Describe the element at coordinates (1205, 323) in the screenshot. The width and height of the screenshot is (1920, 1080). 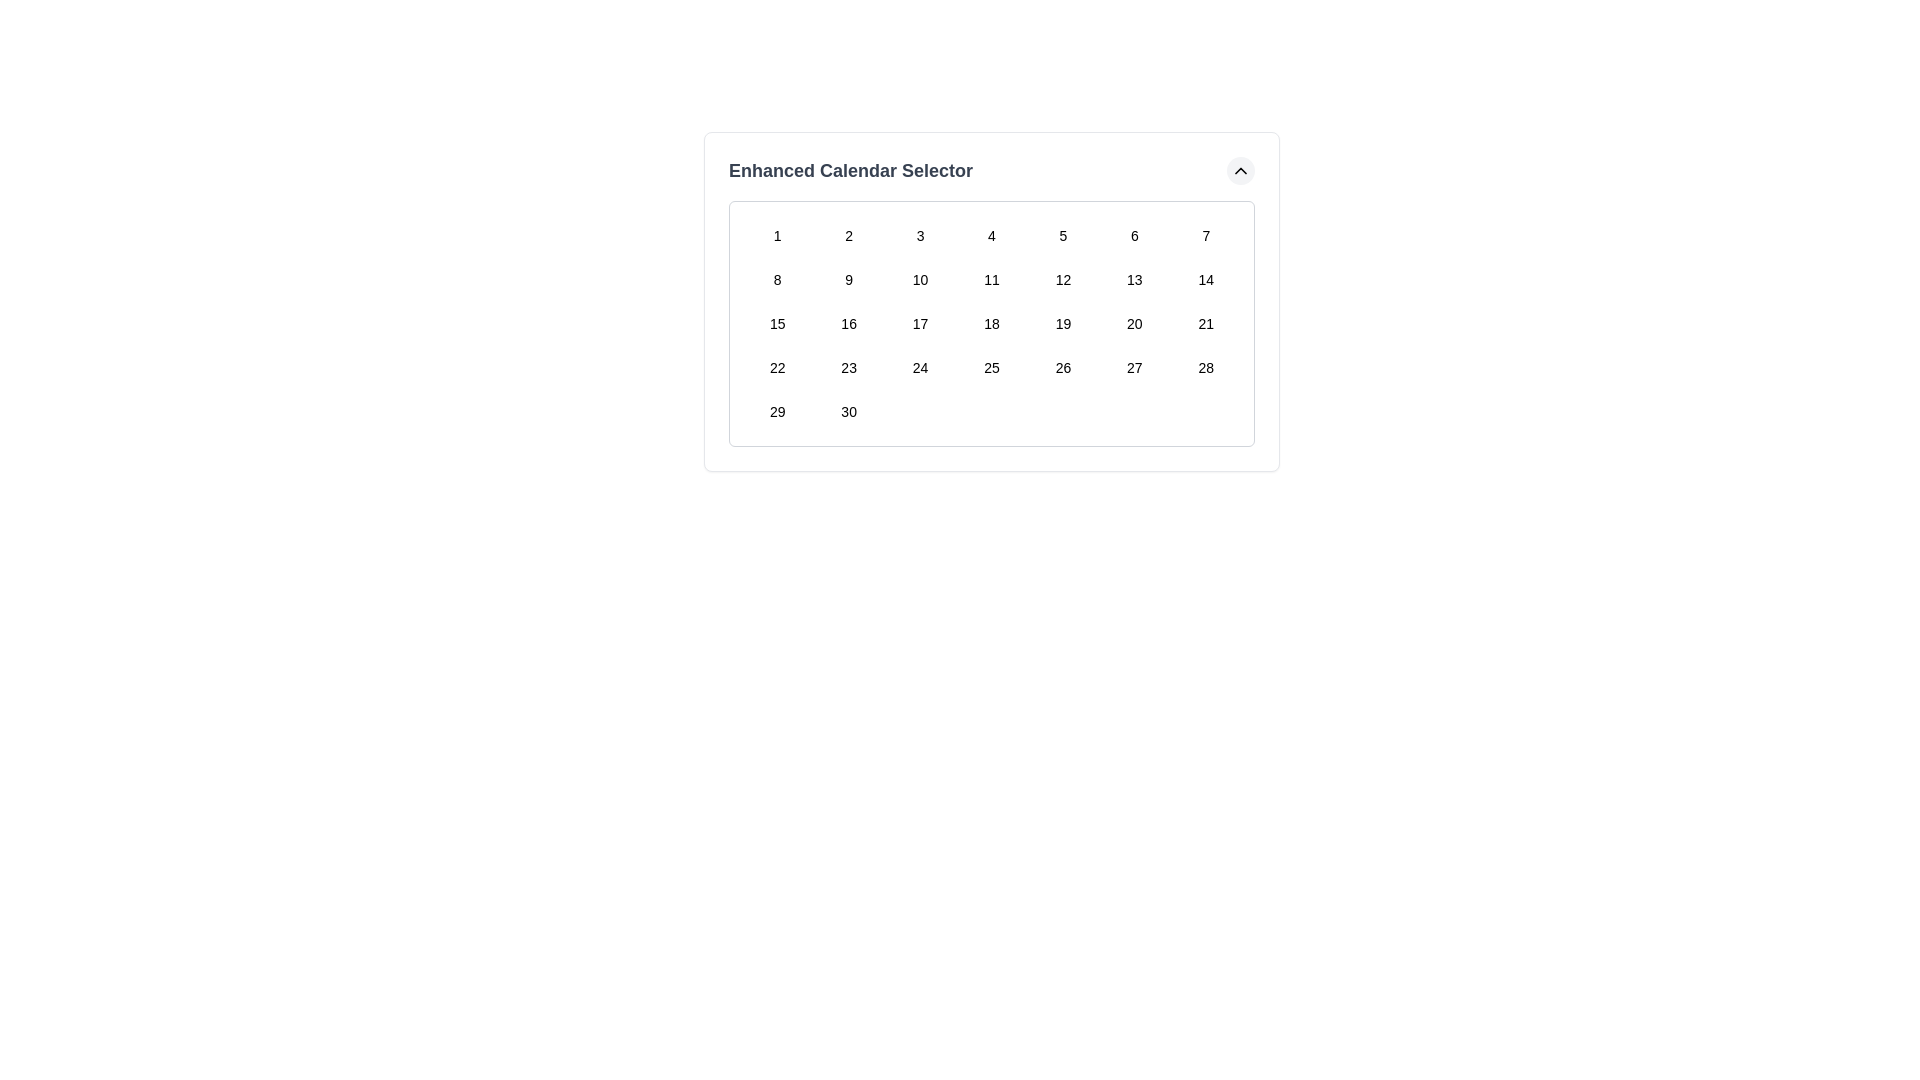
I see `the rectangular interactive button displaying the number '21'` at that location.